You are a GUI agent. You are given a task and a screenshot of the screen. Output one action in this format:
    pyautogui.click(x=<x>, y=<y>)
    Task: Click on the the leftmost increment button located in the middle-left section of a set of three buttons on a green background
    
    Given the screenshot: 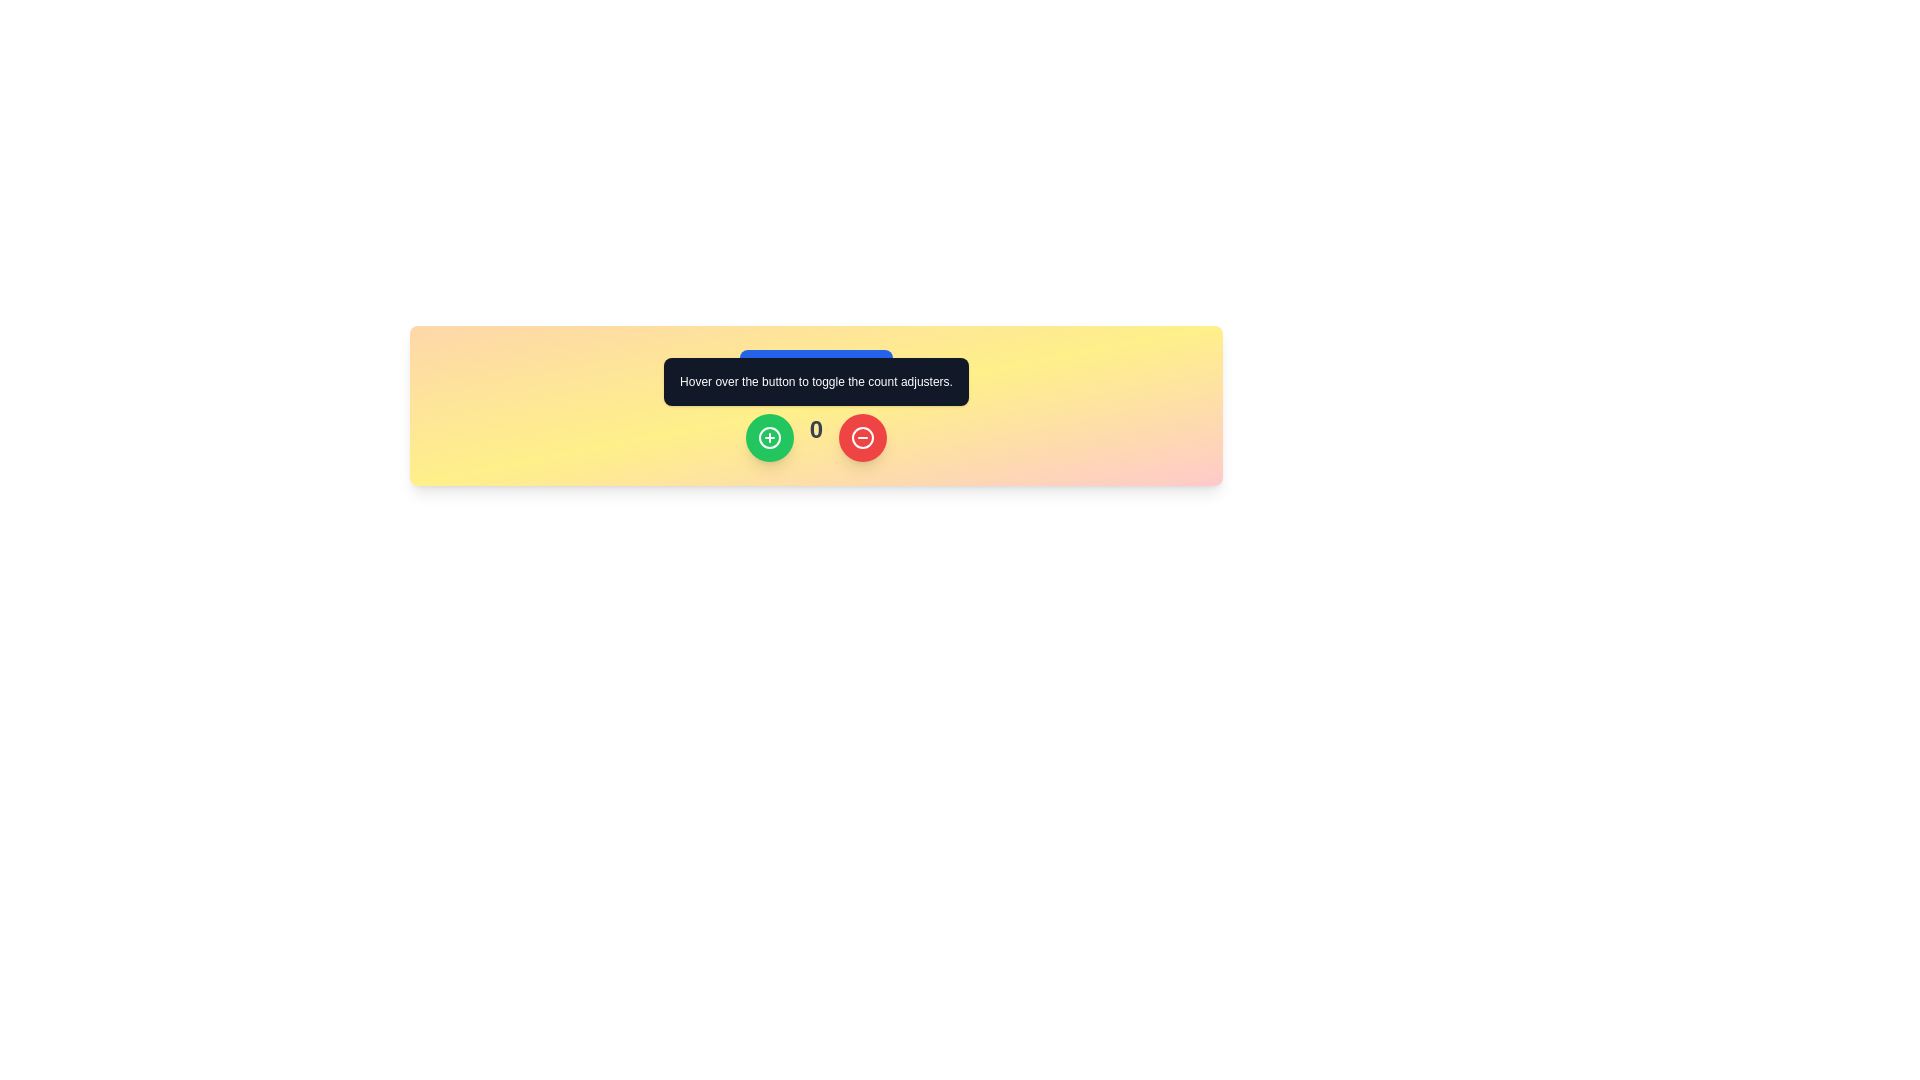 What is the action you would take?
    pyautogui.click(x=768, y=437)
    